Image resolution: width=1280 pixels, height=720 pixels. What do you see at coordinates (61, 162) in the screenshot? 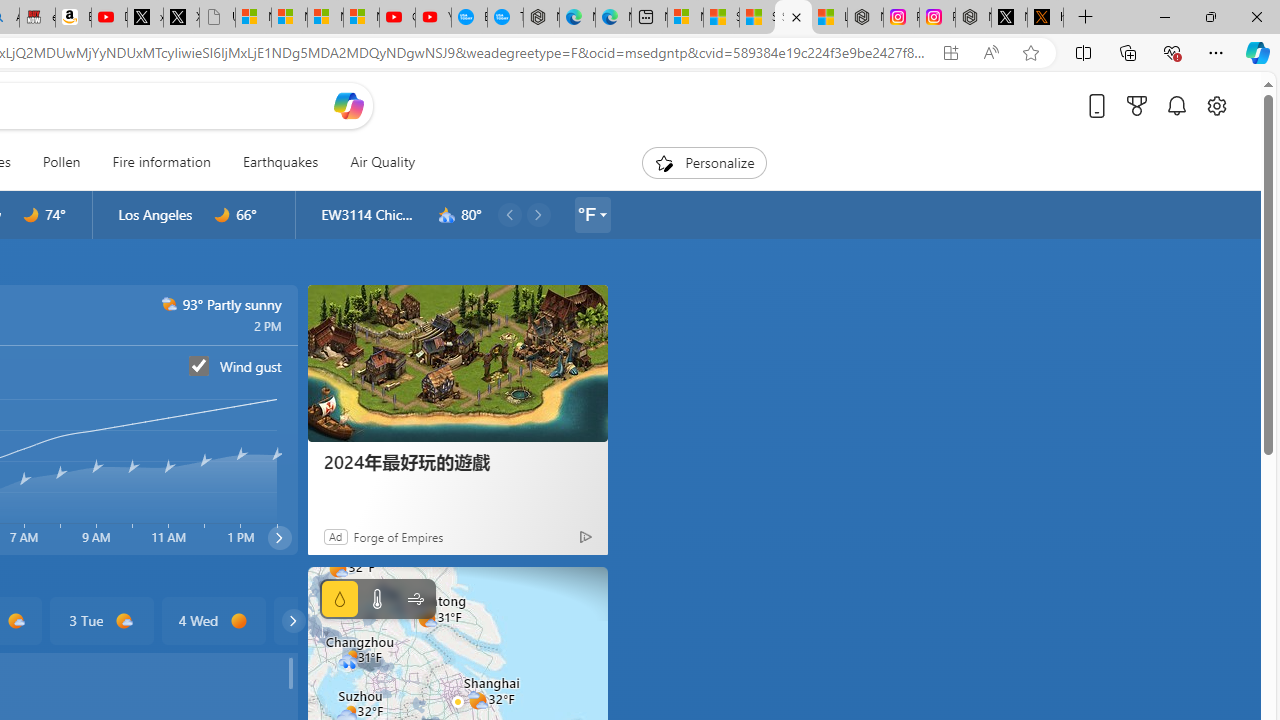
I see `'Pollen'` at bounding box center [61, 162].